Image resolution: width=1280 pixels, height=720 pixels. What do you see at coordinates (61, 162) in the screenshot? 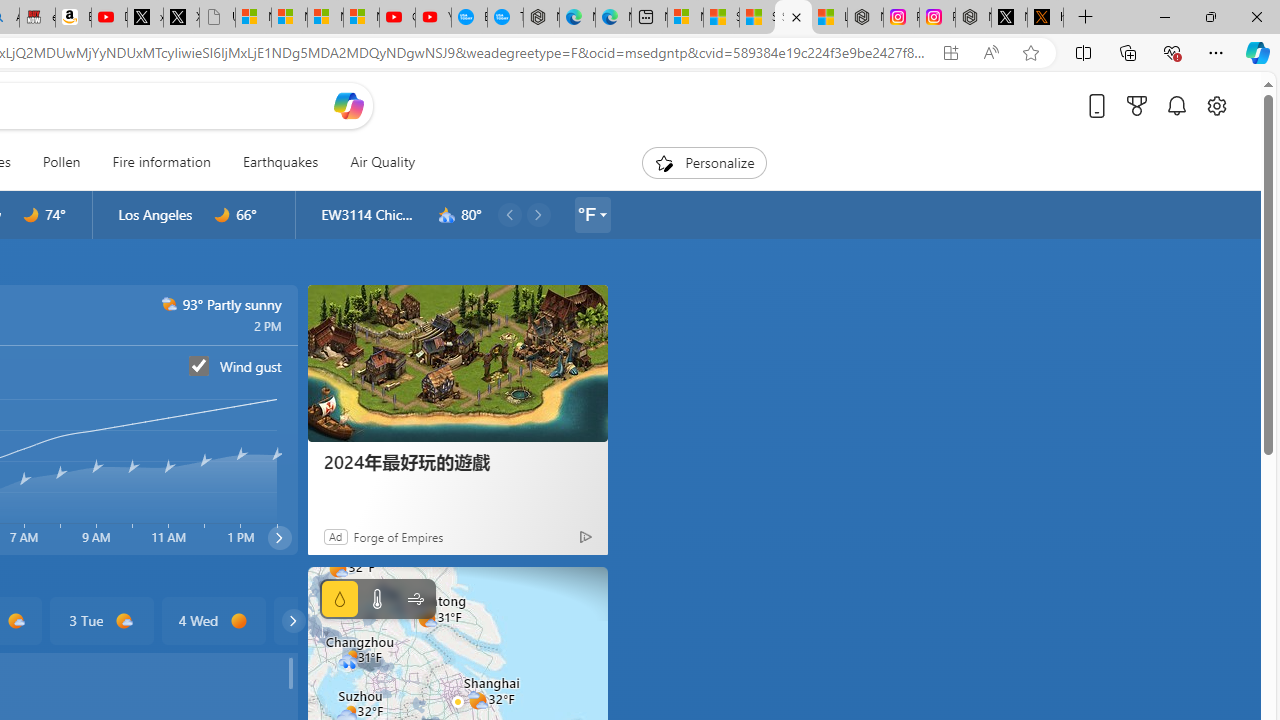
I see `'Pollen'` at bounding box center [61, 162].